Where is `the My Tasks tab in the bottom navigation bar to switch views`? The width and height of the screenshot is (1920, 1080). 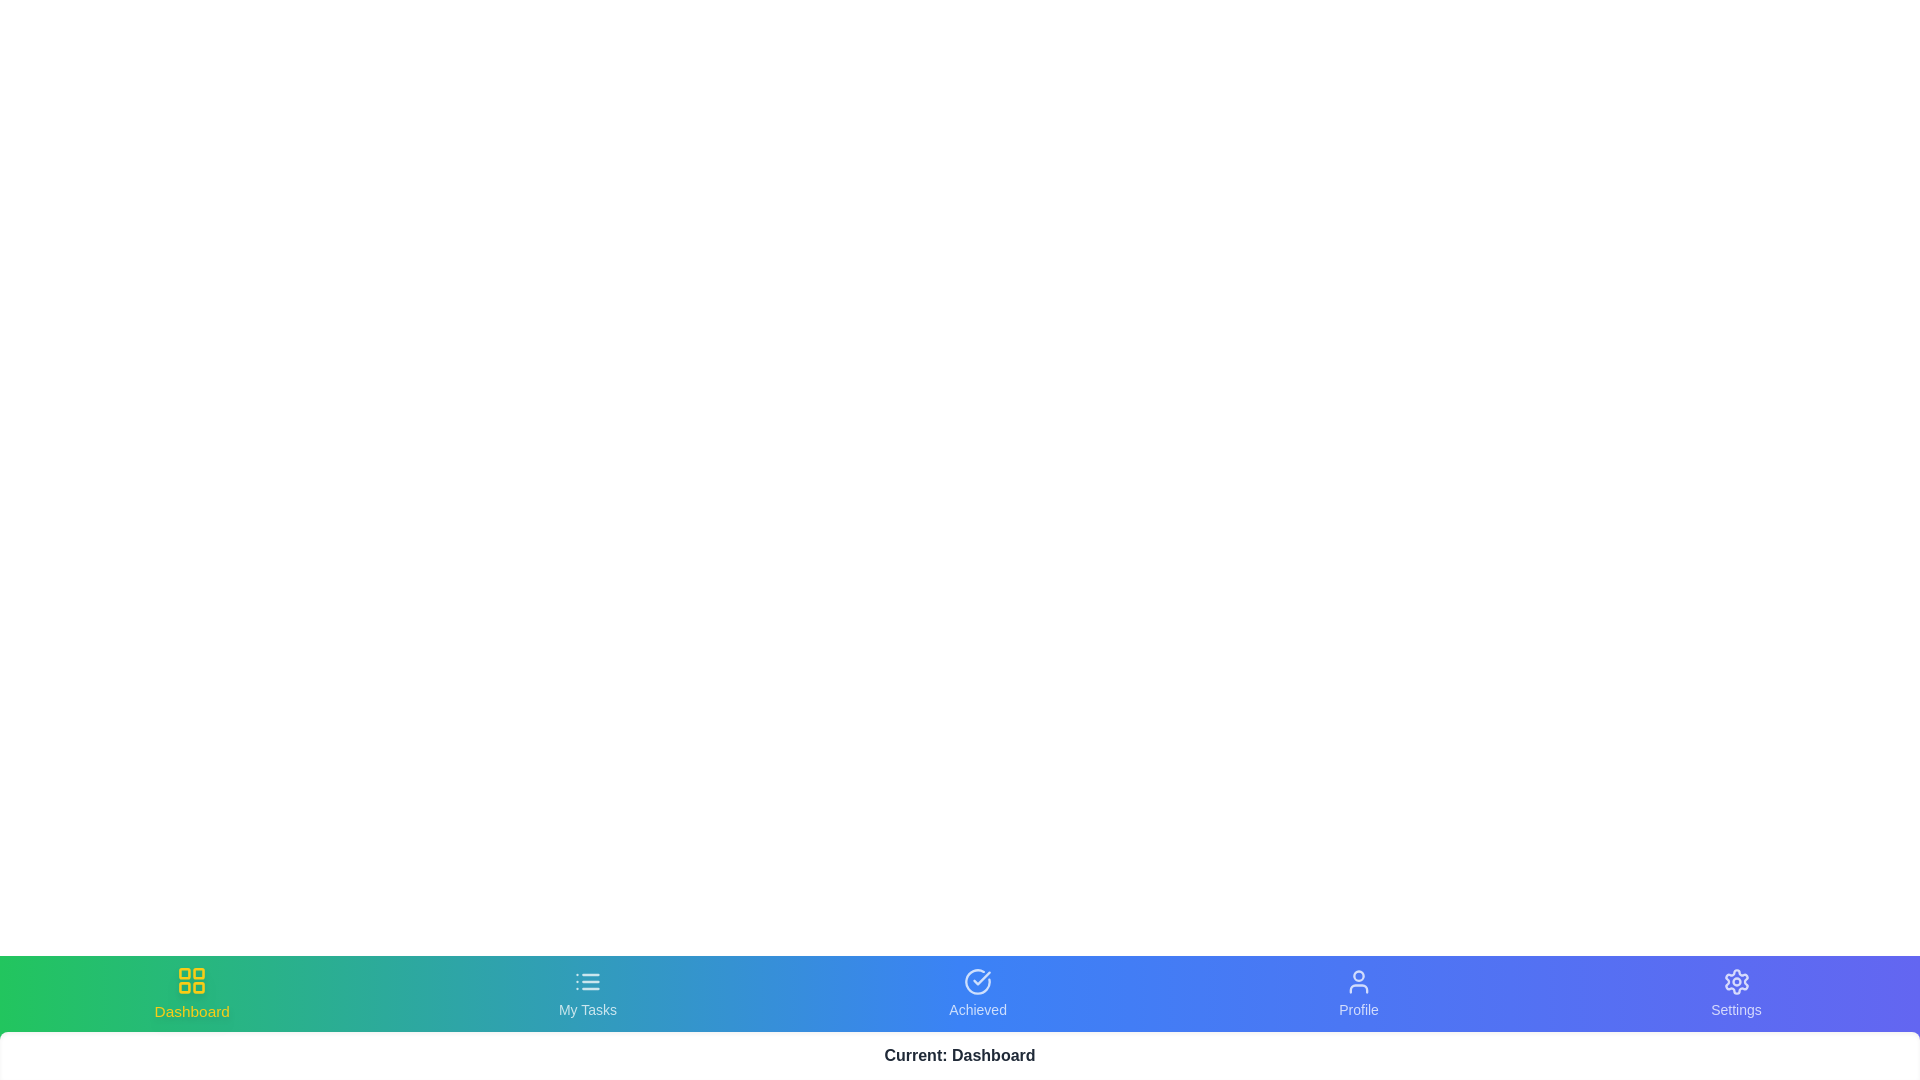 the My Tasks tab in the bottom navigation bar to switch views is located at coordinates (585, 994).